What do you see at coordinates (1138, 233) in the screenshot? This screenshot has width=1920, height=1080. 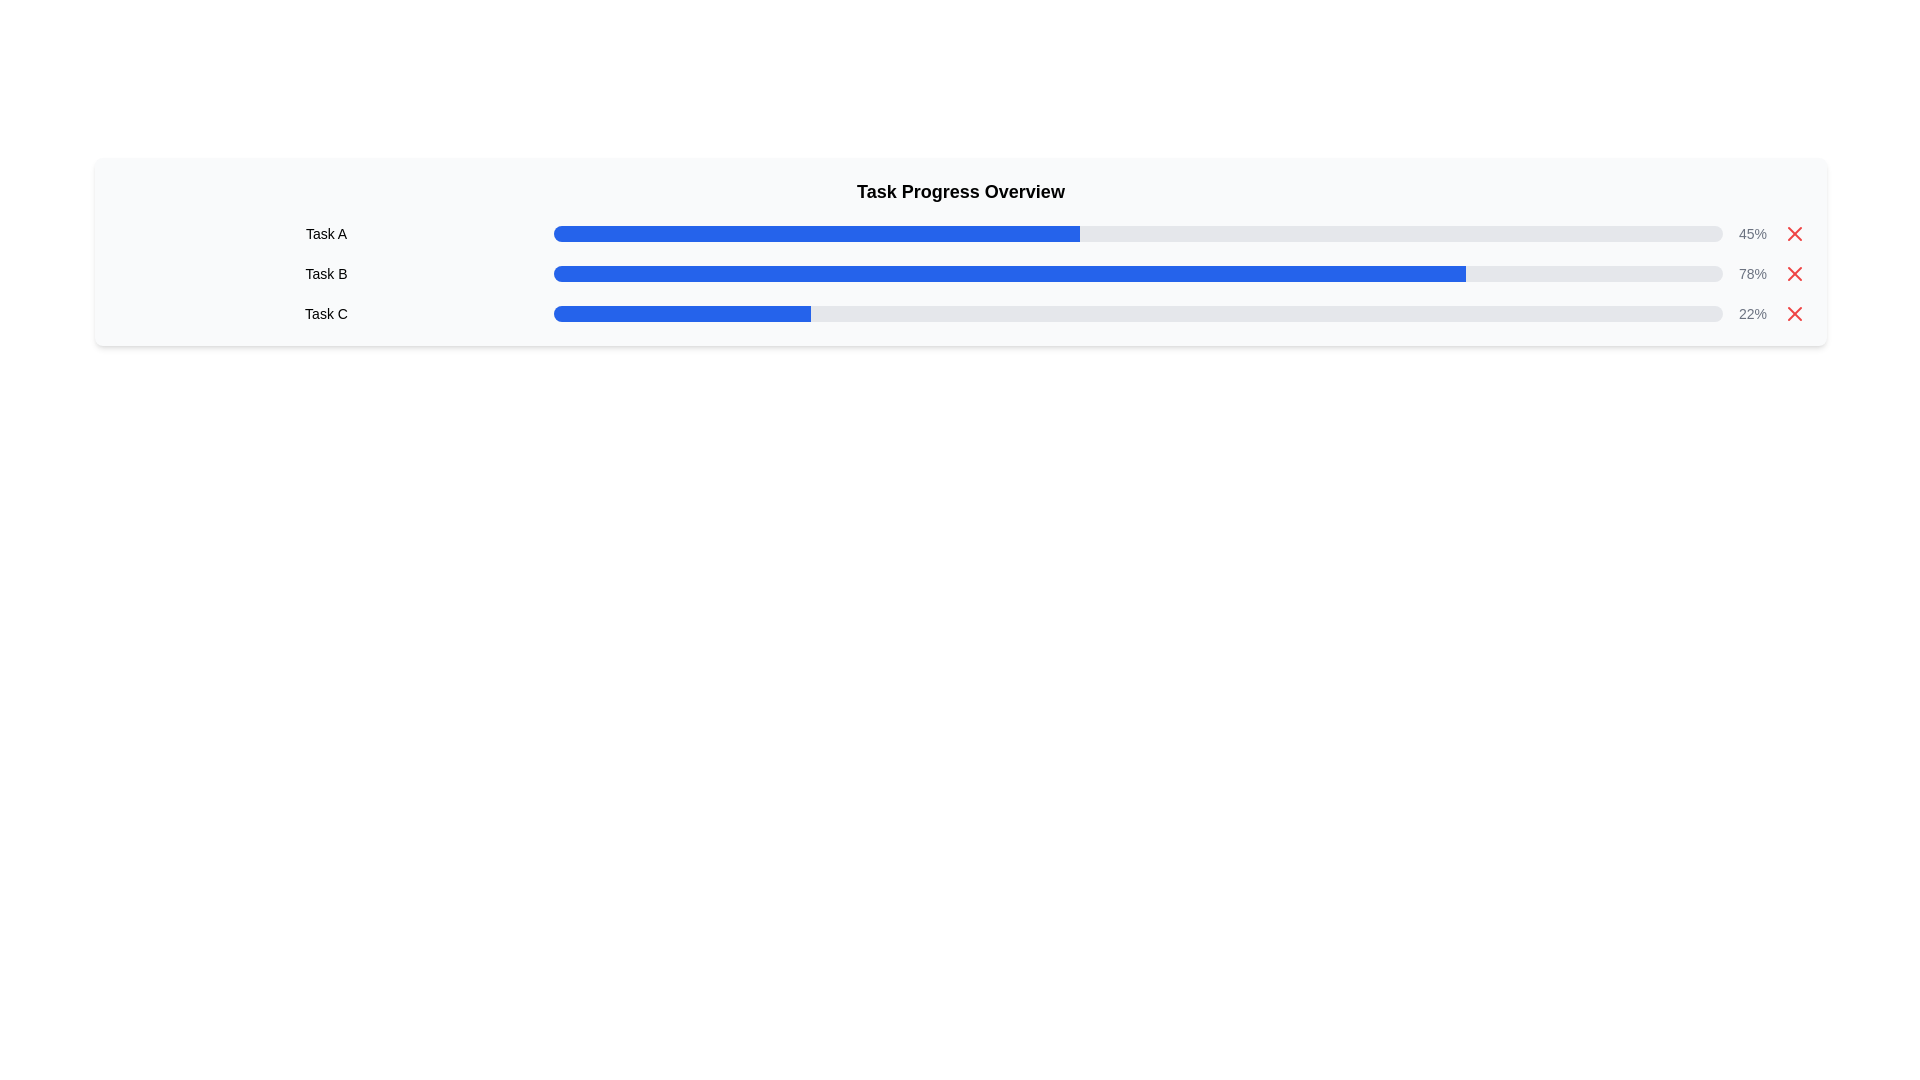 I see `the progress bar representing 'Task A' with a completion percentage of 45%` at bounding box center [1138, 233].